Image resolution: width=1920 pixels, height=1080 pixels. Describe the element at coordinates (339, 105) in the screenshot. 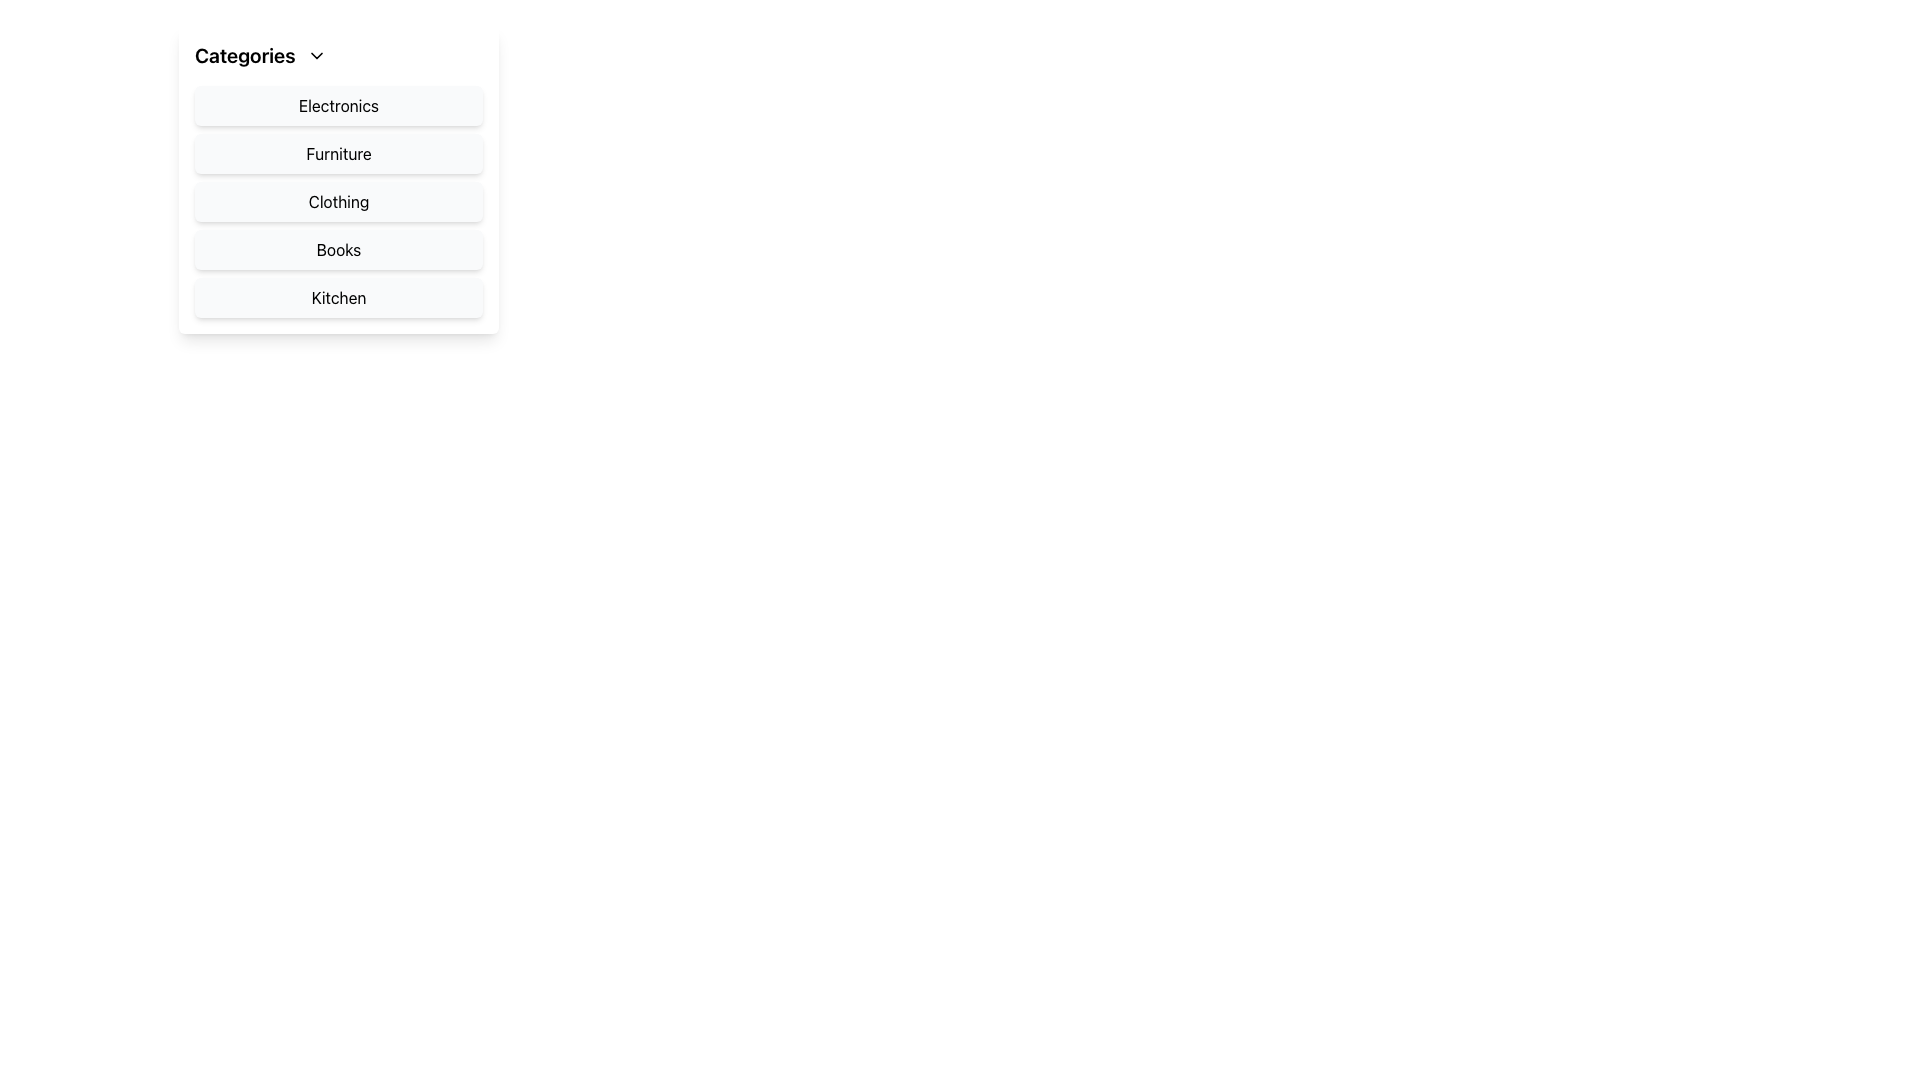

I see `the 'Electronics' button, which is the first button in the vertical list under the 'Categories' heading` at that location.